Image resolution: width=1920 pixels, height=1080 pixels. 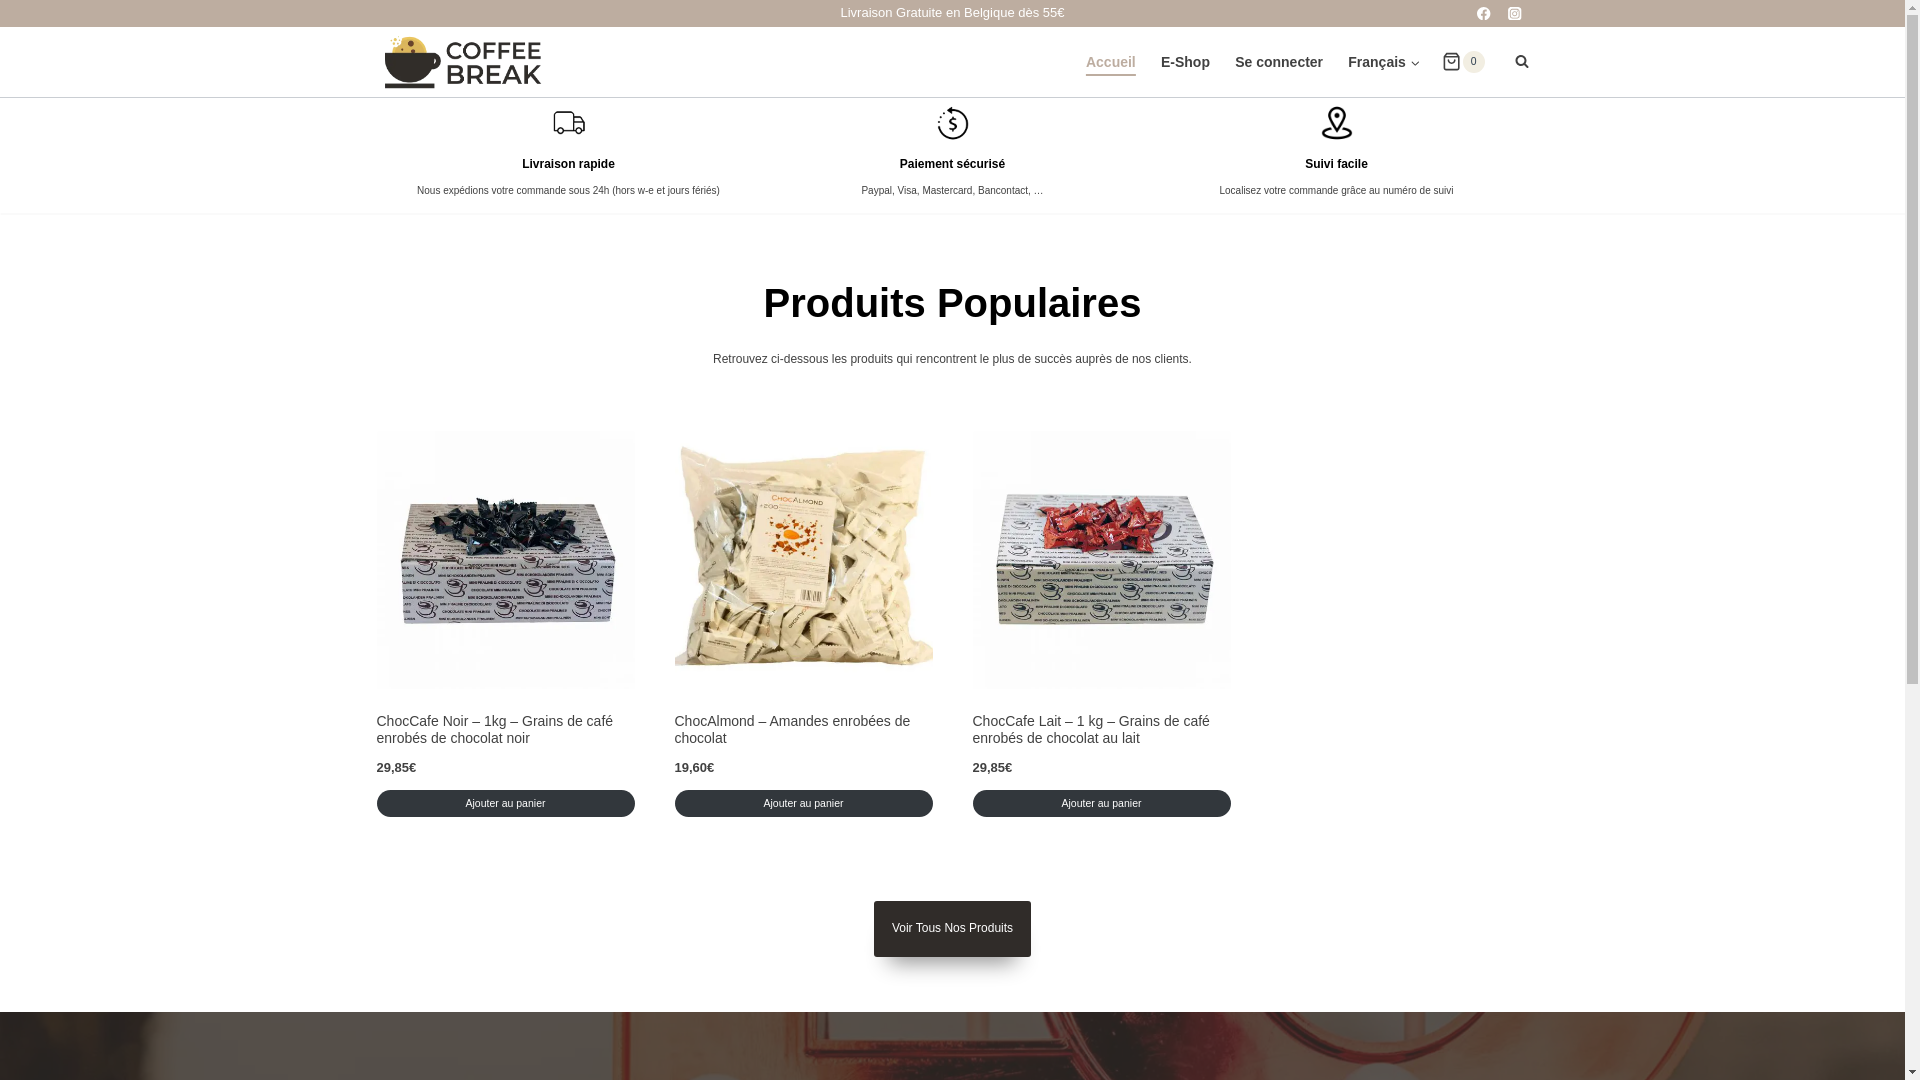 I want to click on 'Se connecter', so click(x=1278, y=60).